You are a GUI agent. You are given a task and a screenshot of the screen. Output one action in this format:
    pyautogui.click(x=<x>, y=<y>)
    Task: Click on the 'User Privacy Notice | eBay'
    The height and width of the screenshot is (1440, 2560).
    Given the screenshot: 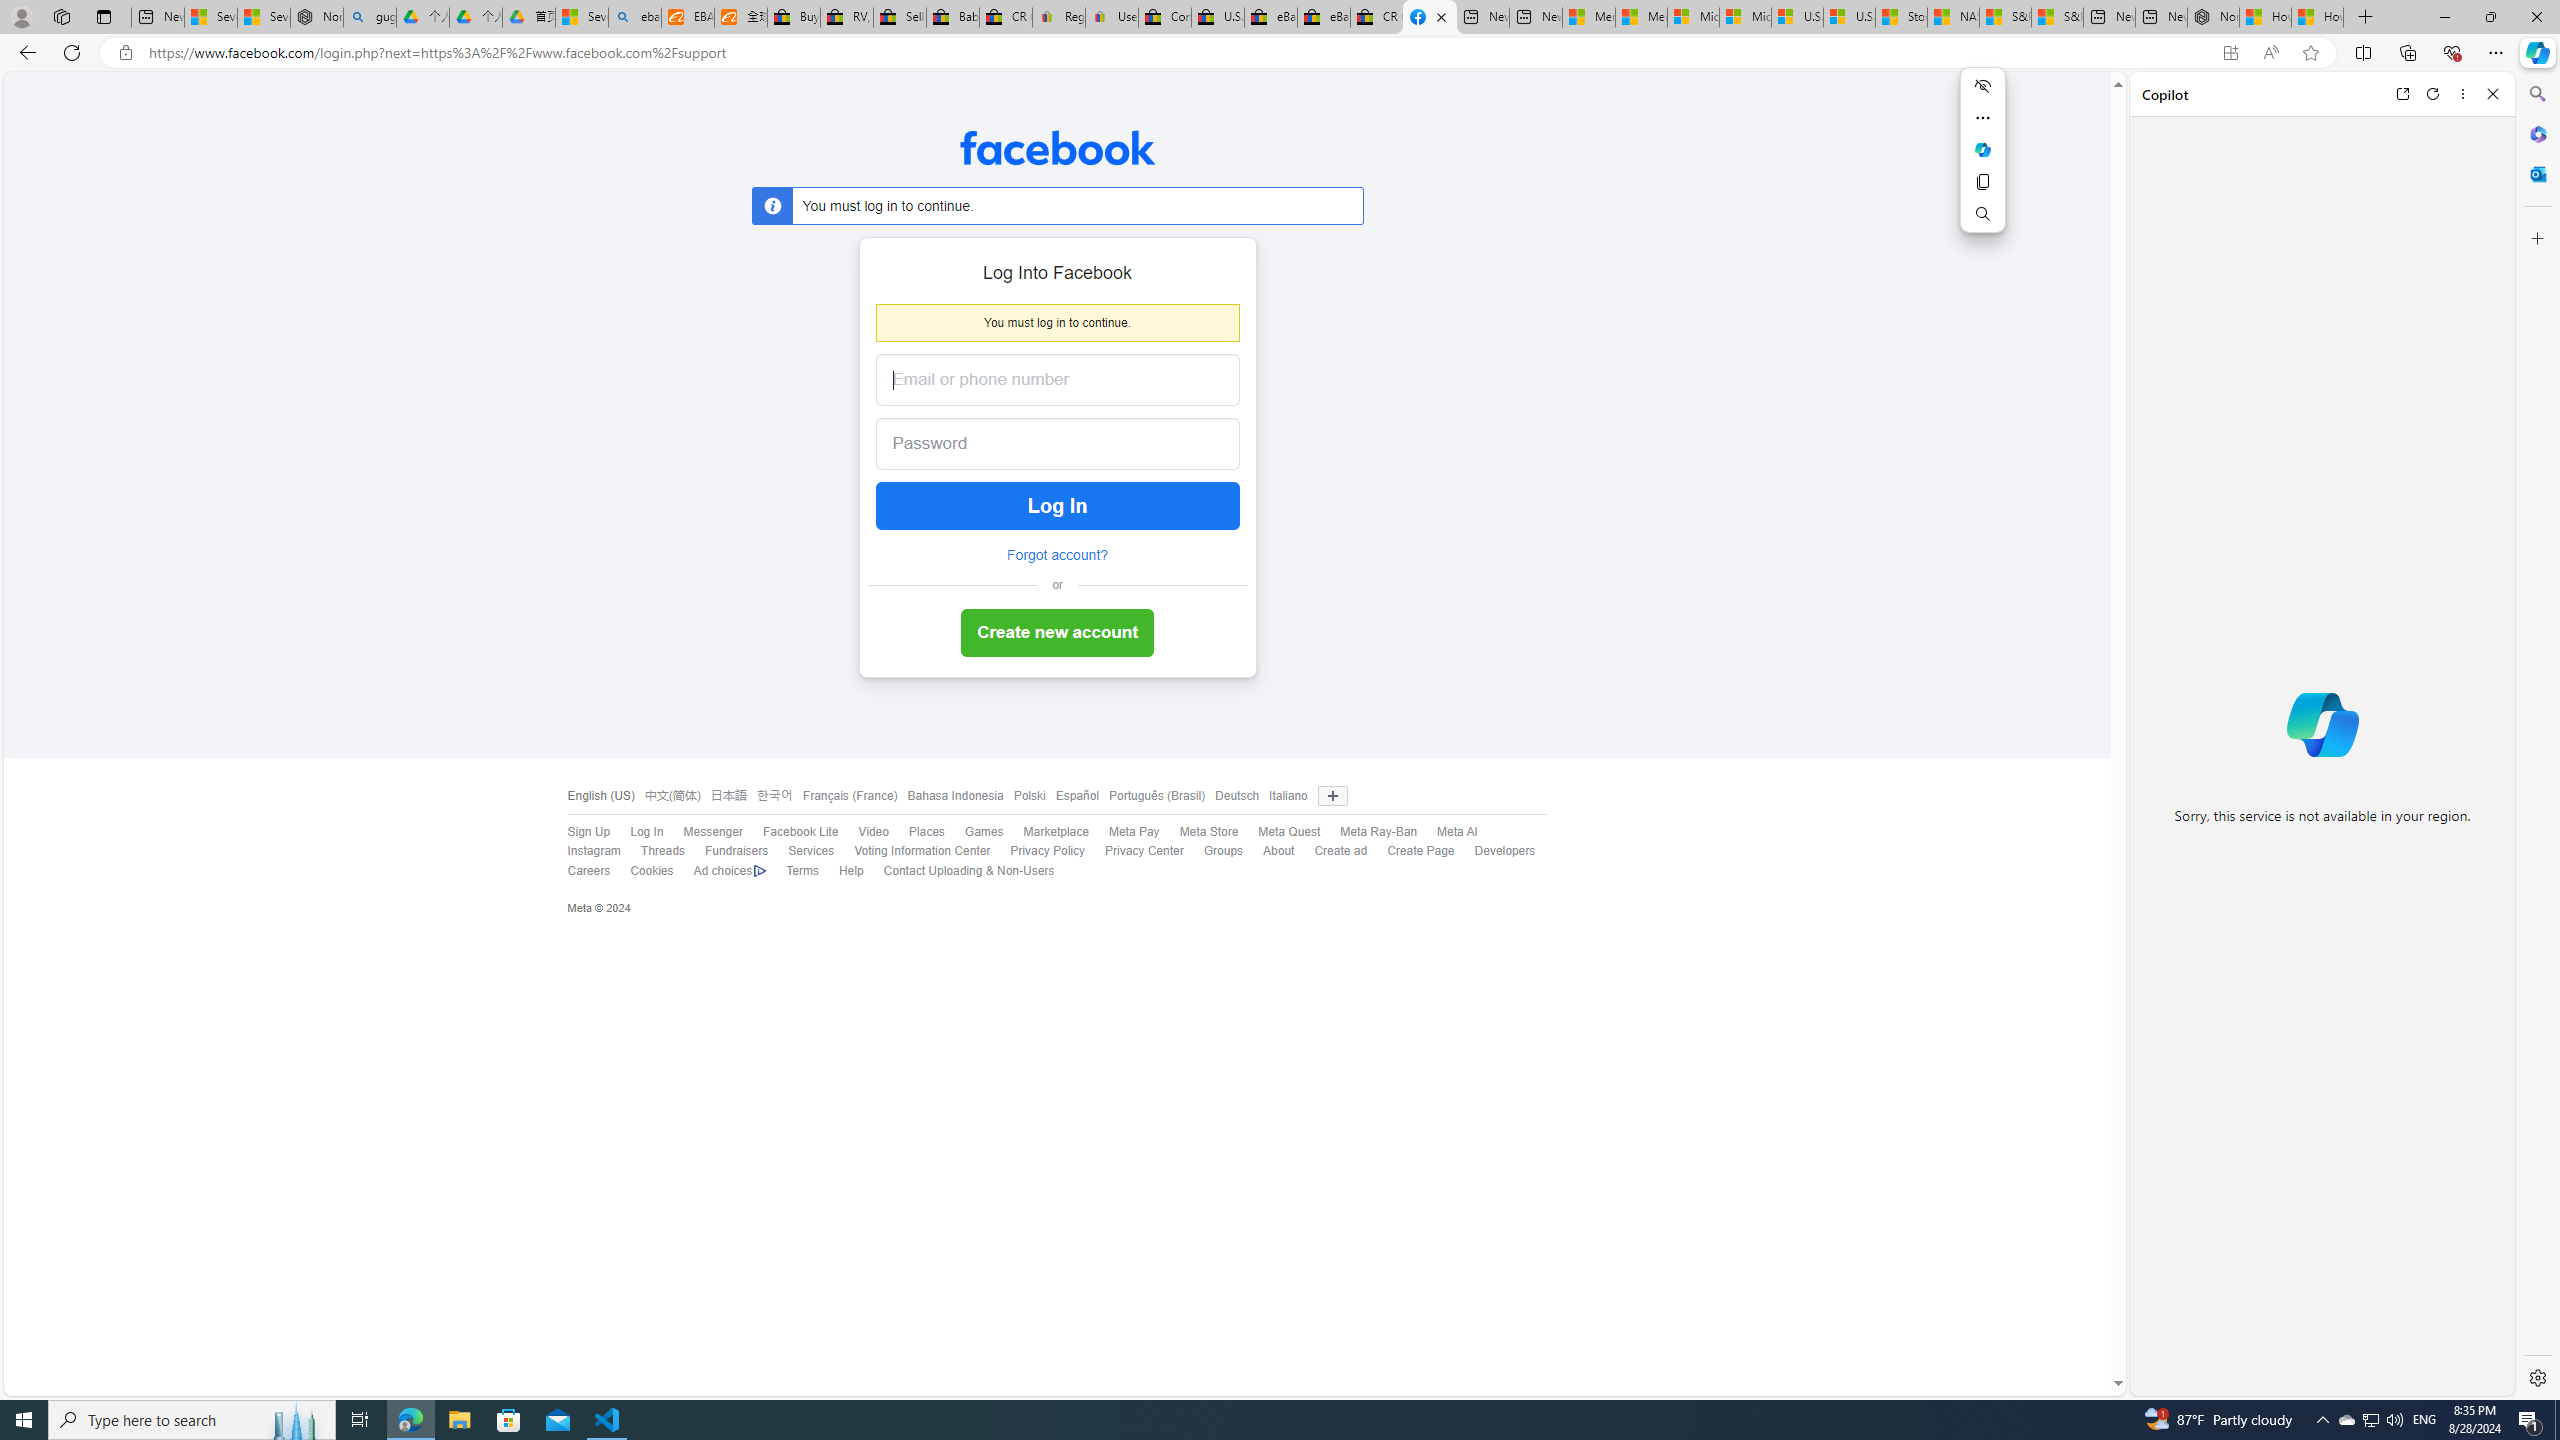 What is the action you would take?
    pyautogui.click(x=1112, y=16)
    